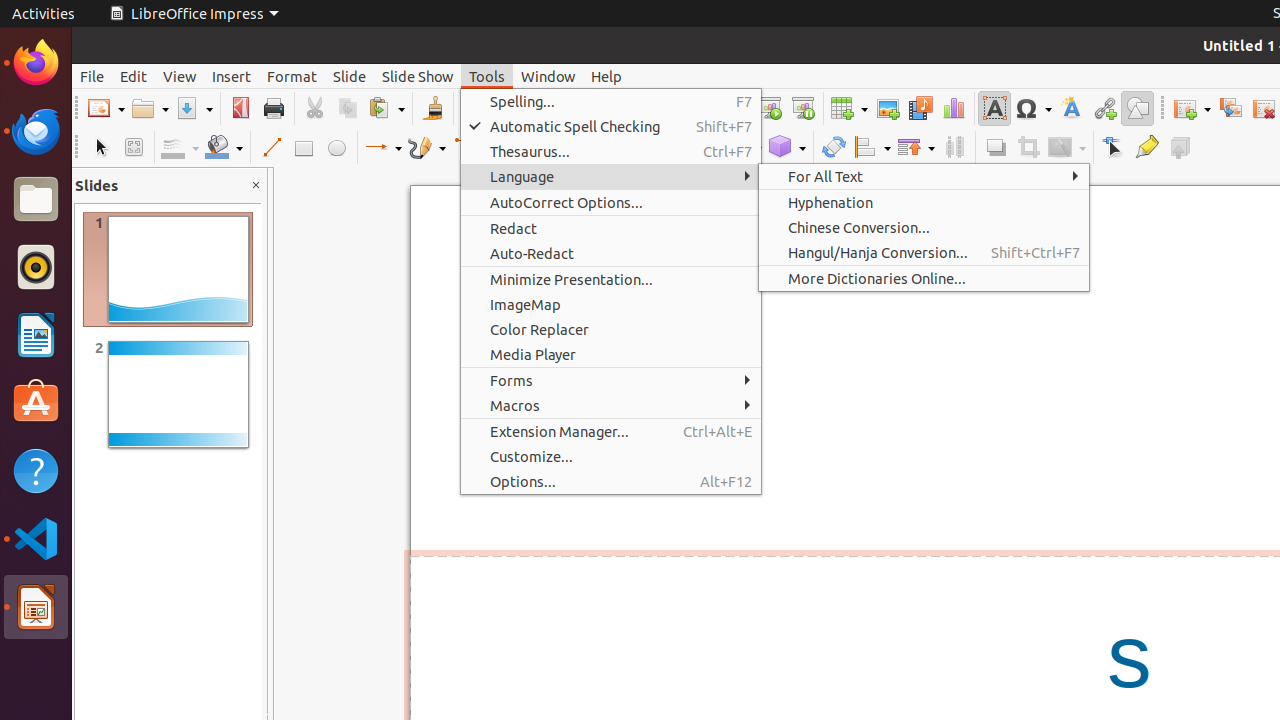 The height and width of the screenshot is (720, 1280). What do you see at coordinates (302, 146) in the screenshot?
I see `'Rectangle'` at bounding box center [302, 146].